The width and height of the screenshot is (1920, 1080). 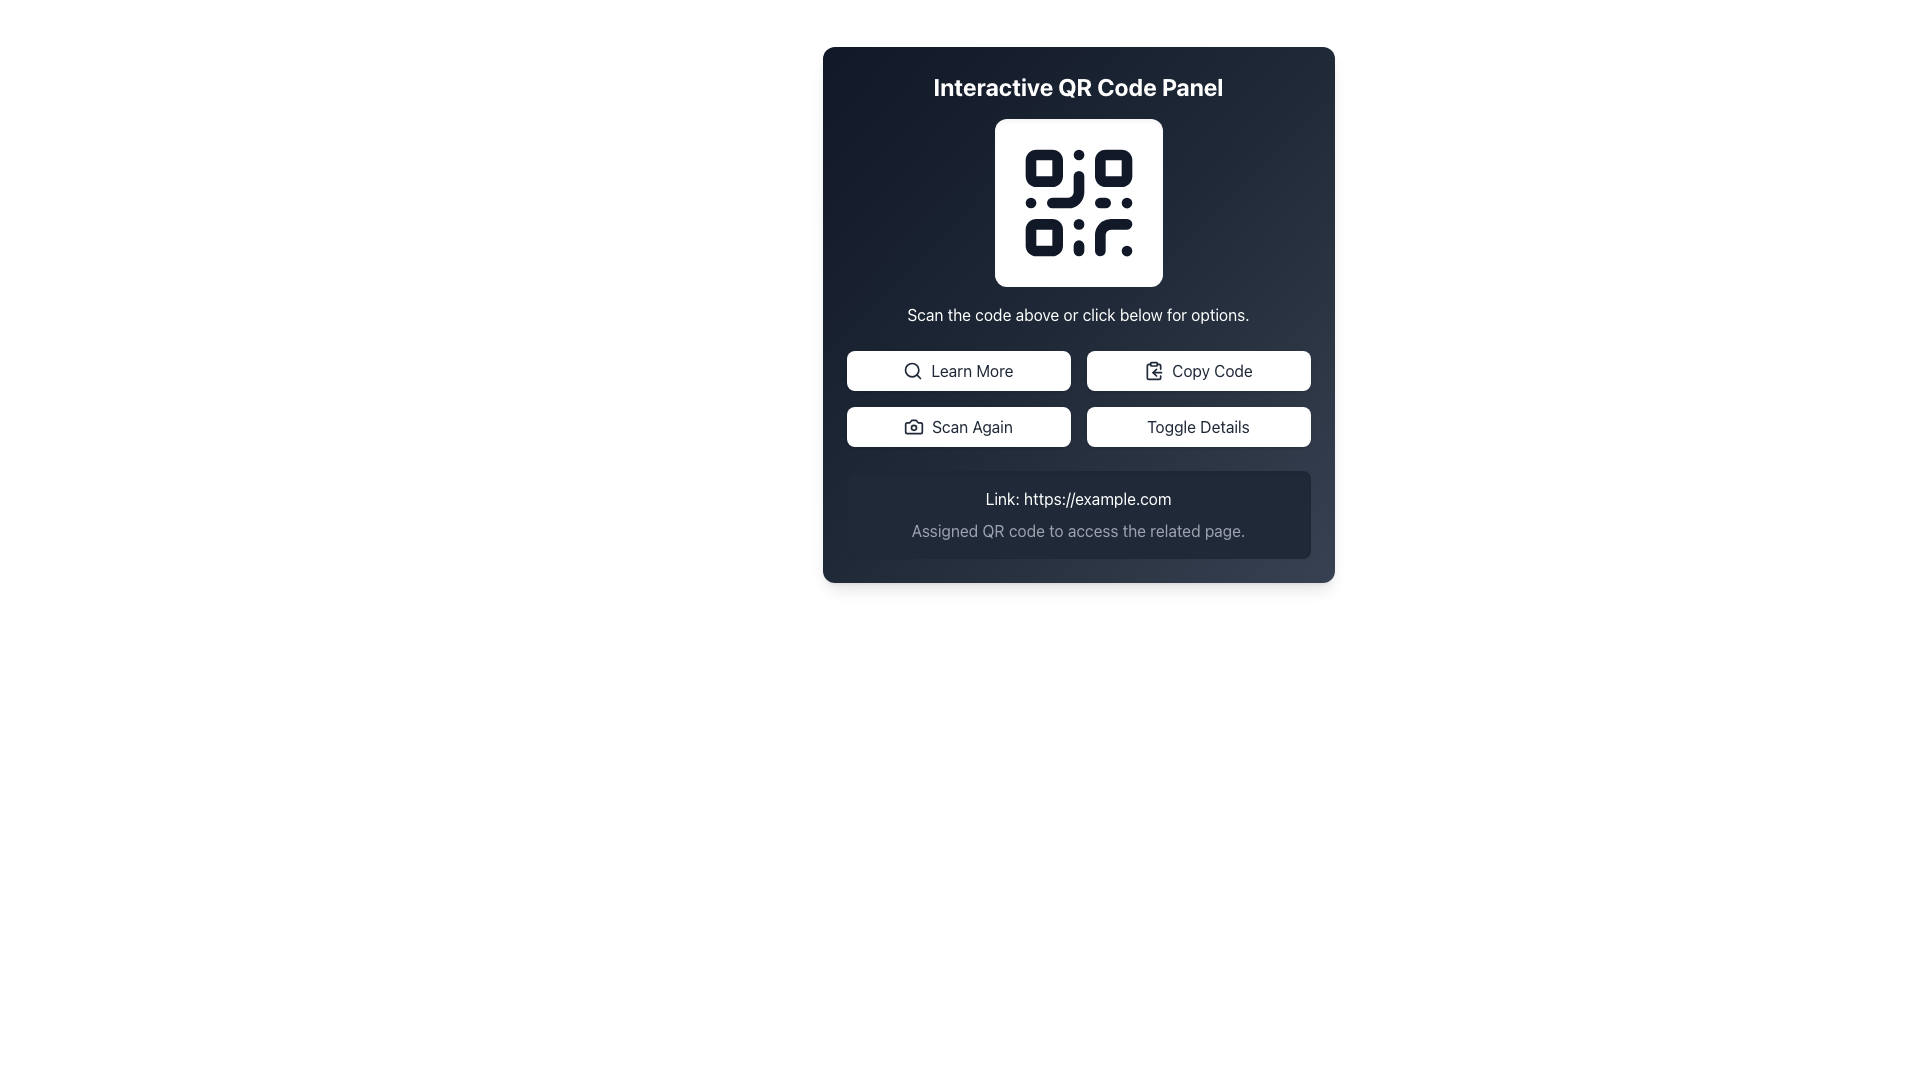 I want to click on the magnifying glass icon located to the left of the 'Learn More' text, so click(x=912, y=370).